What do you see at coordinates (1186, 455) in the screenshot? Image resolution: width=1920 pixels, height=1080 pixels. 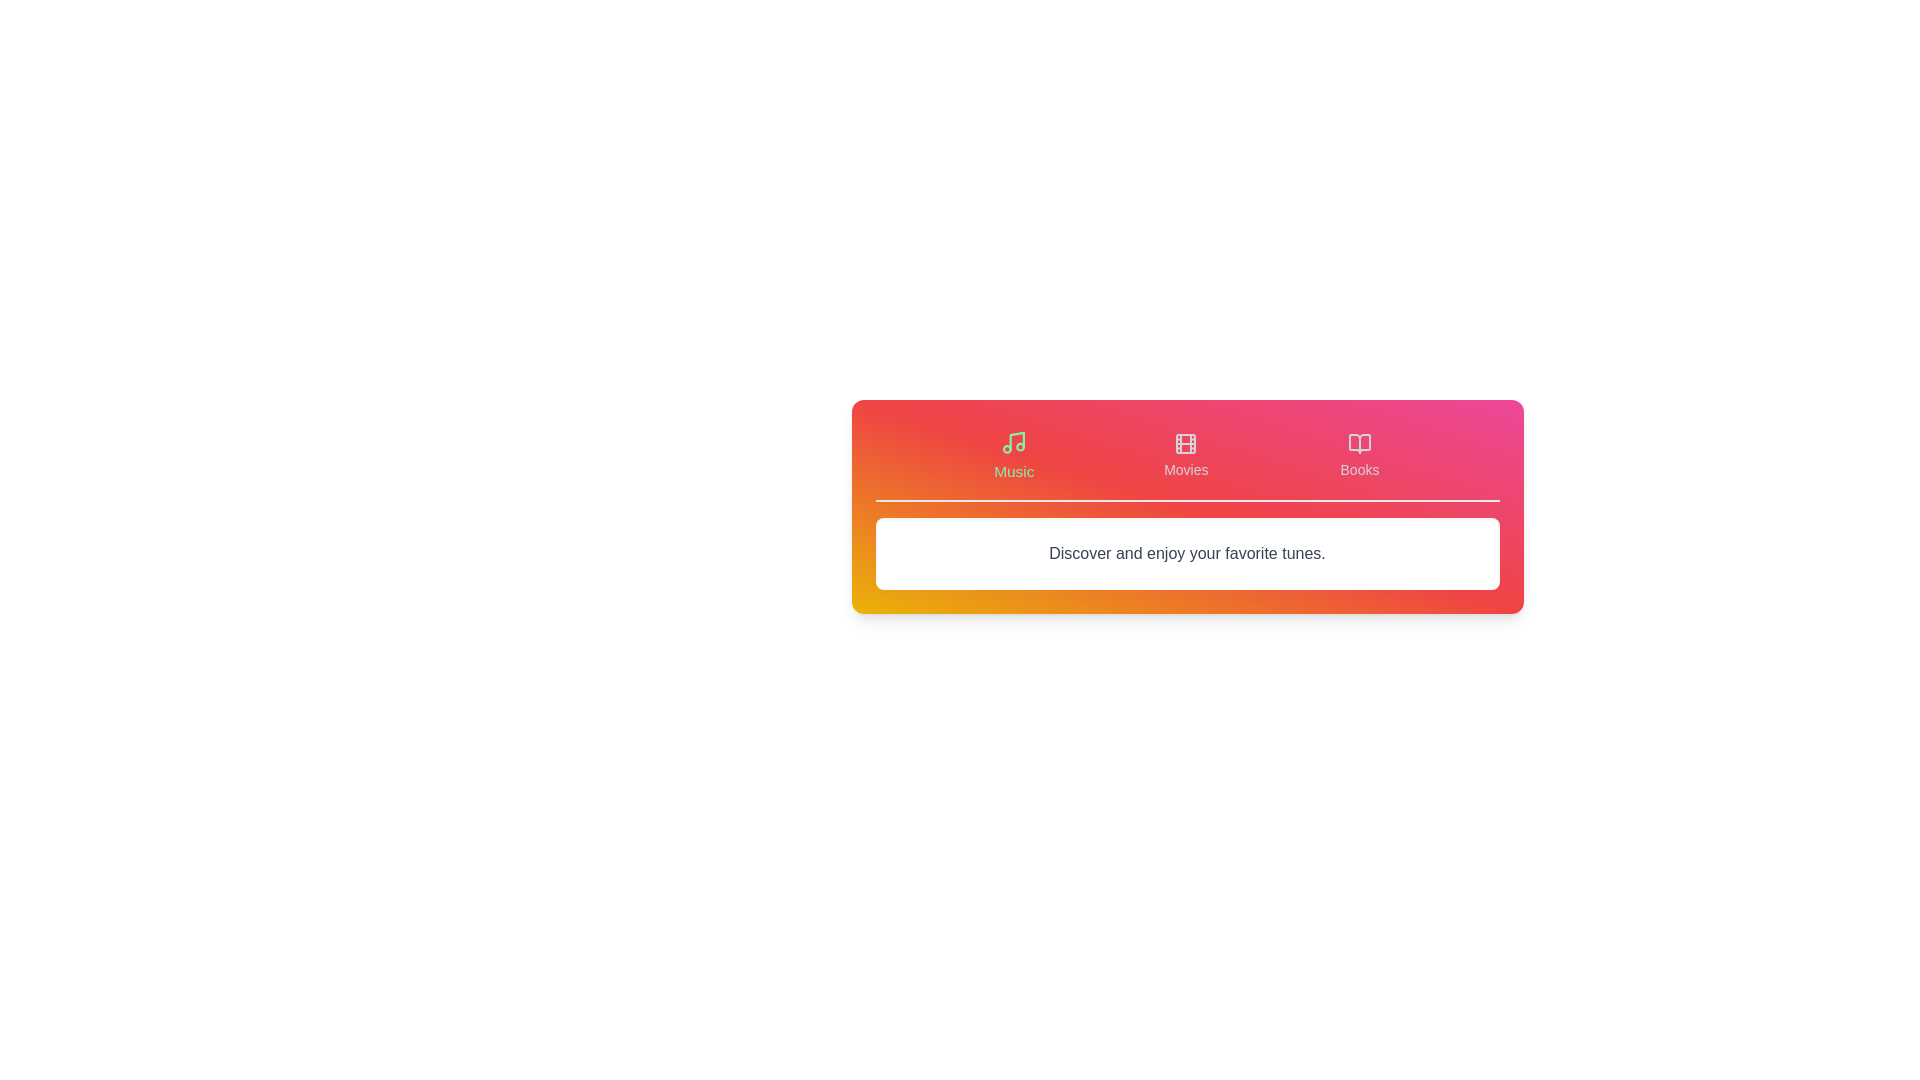 I see `the Movies tab to observe its hover effect` at bounding box center [1186, 455].